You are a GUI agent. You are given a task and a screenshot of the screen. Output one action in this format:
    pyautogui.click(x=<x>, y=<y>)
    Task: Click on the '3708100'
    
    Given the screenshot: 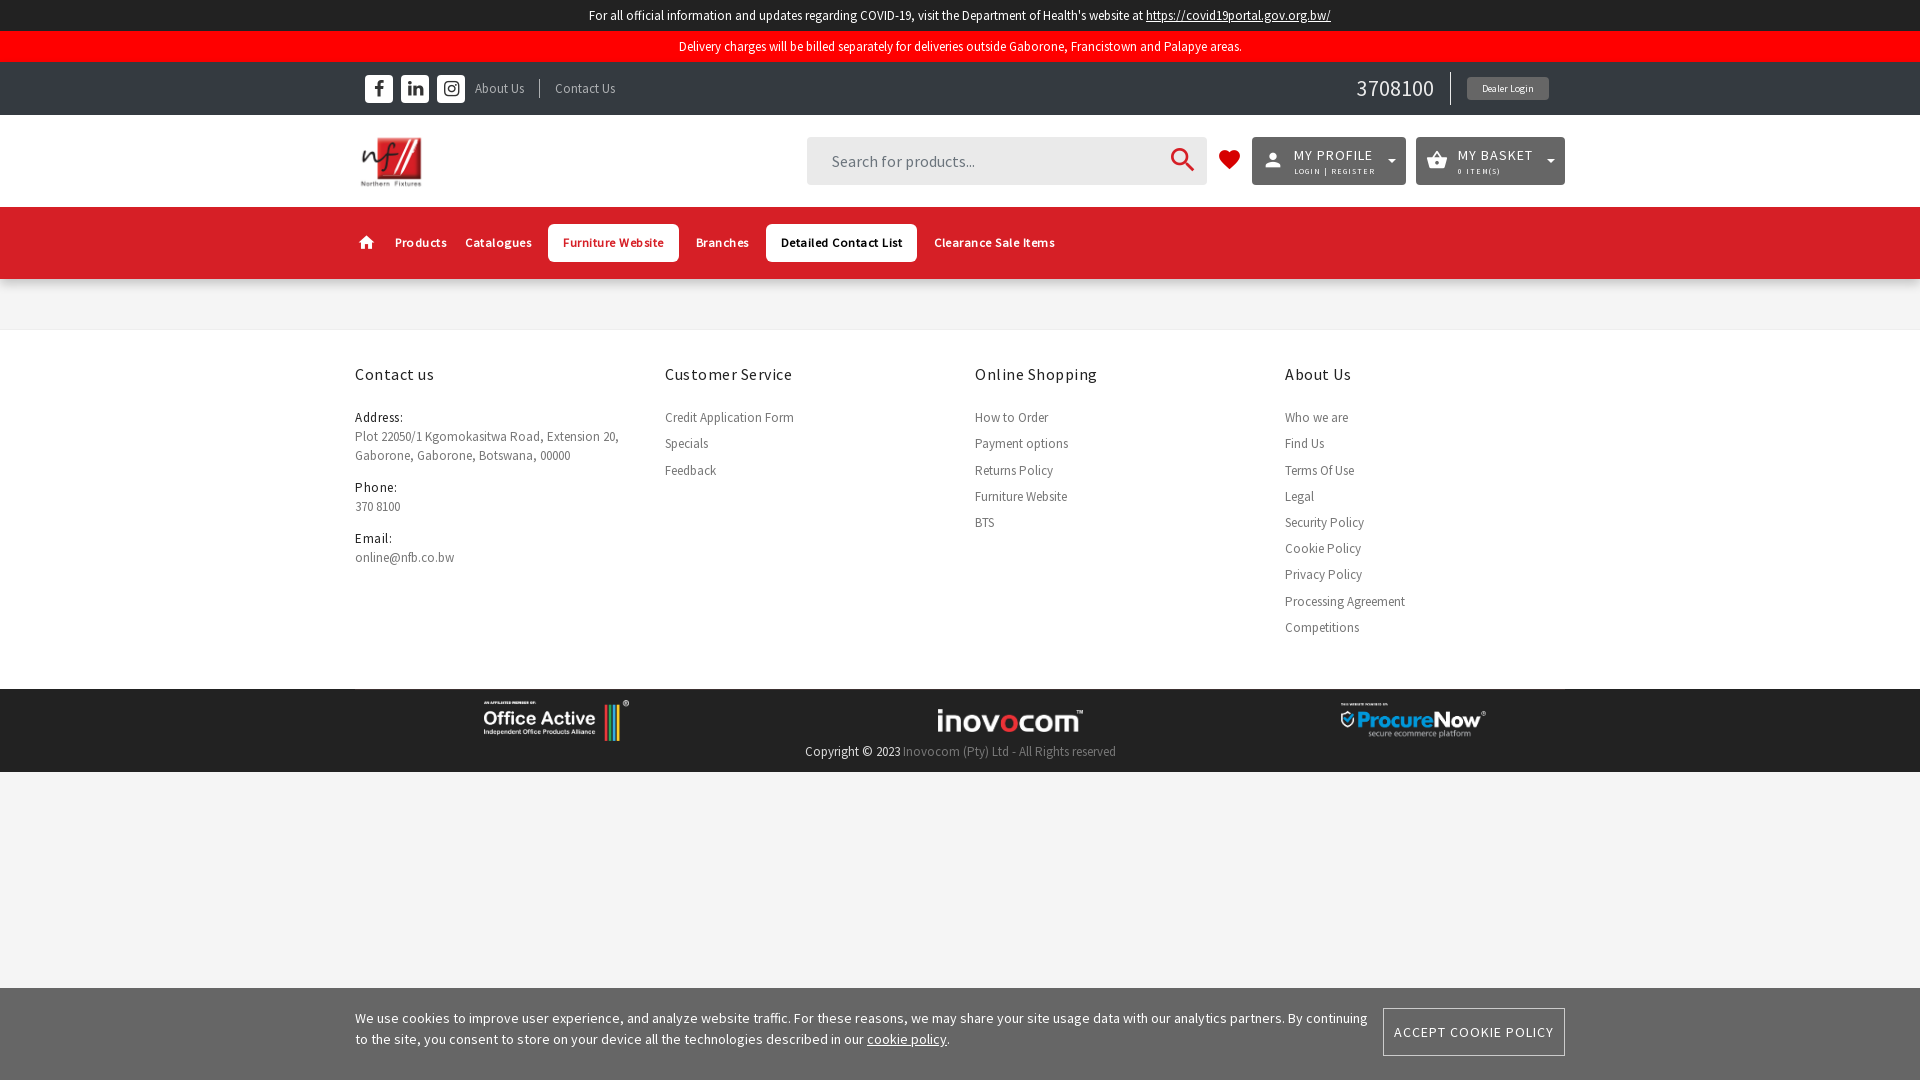 What is the action you would take?
    pyautogui.click(x=1357, y=87)
    